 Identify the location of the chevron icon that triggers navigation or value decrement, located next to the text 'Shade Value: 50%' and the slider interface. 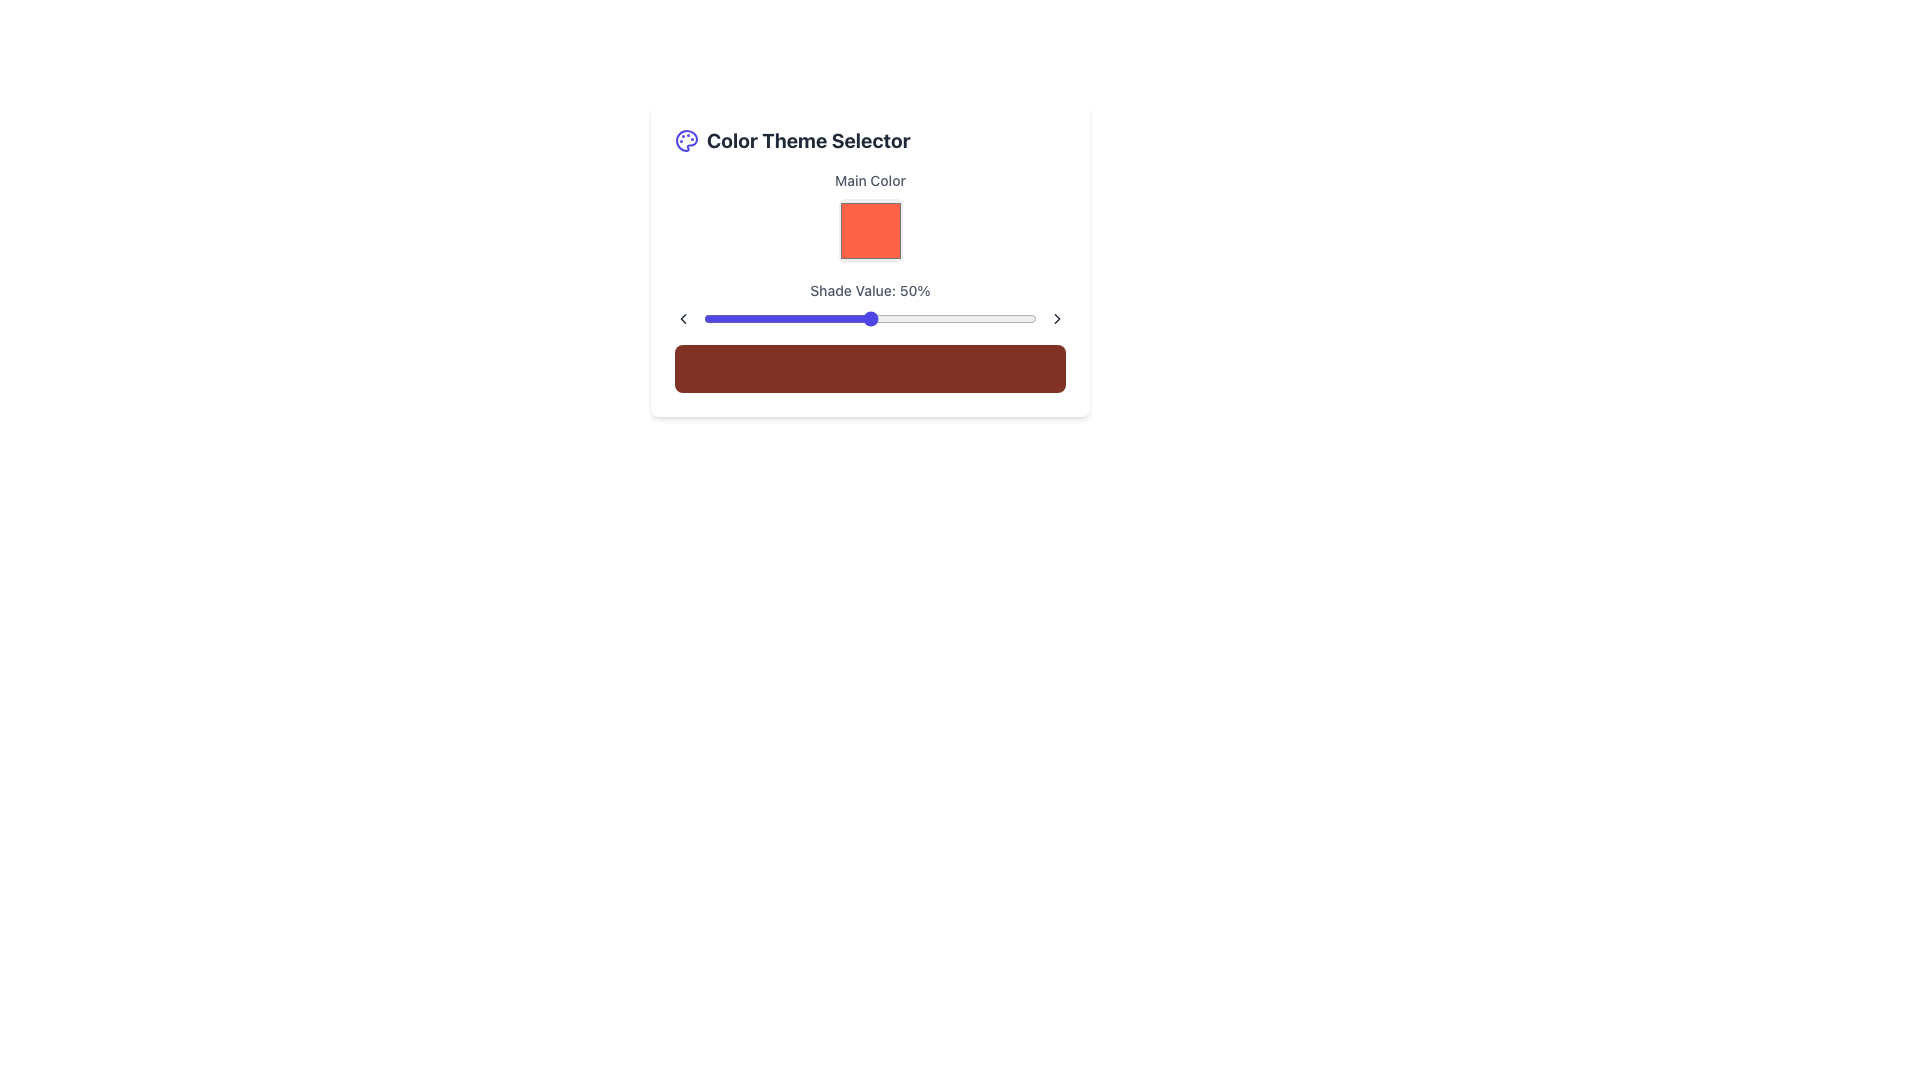
(683, 318).